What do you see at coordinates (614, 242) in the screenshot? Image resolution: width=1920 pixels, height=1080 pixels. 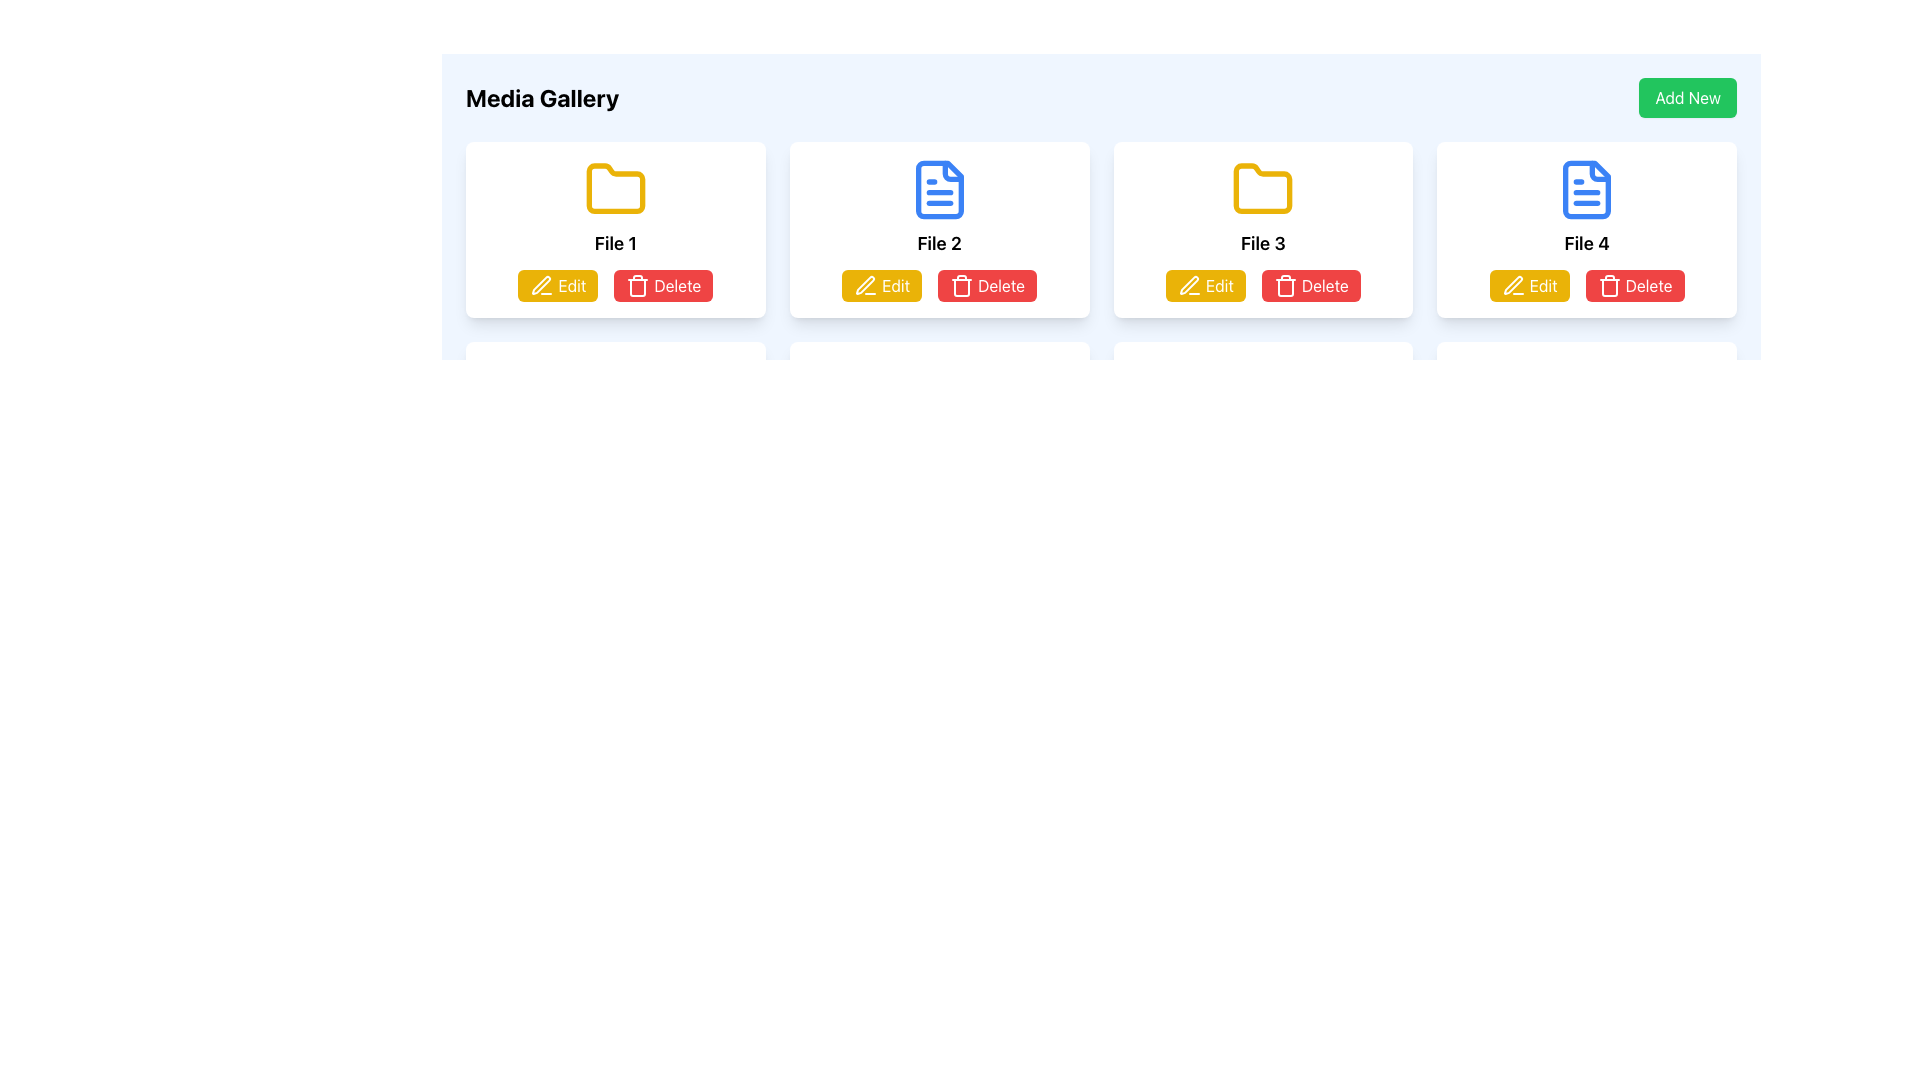 I see `the static text label displaying 'File 1', which is located directly below a yellow folder icon in a white card interface` at bounding box center [614, 242].